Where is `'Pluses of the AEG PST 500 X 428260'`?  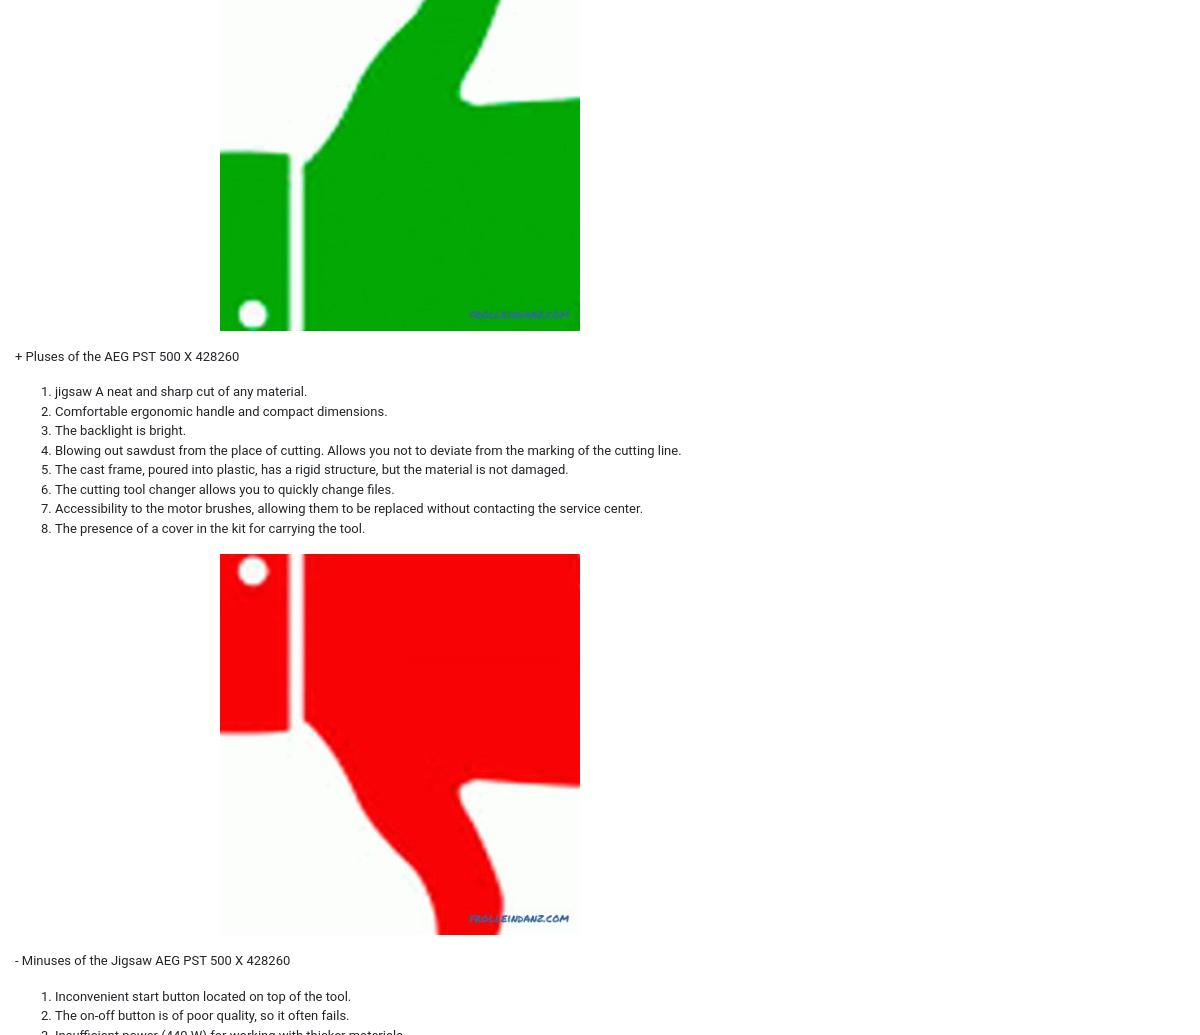 'Pluses of the AEG PST 500 X 428260' is located at coordinates (24, 355).